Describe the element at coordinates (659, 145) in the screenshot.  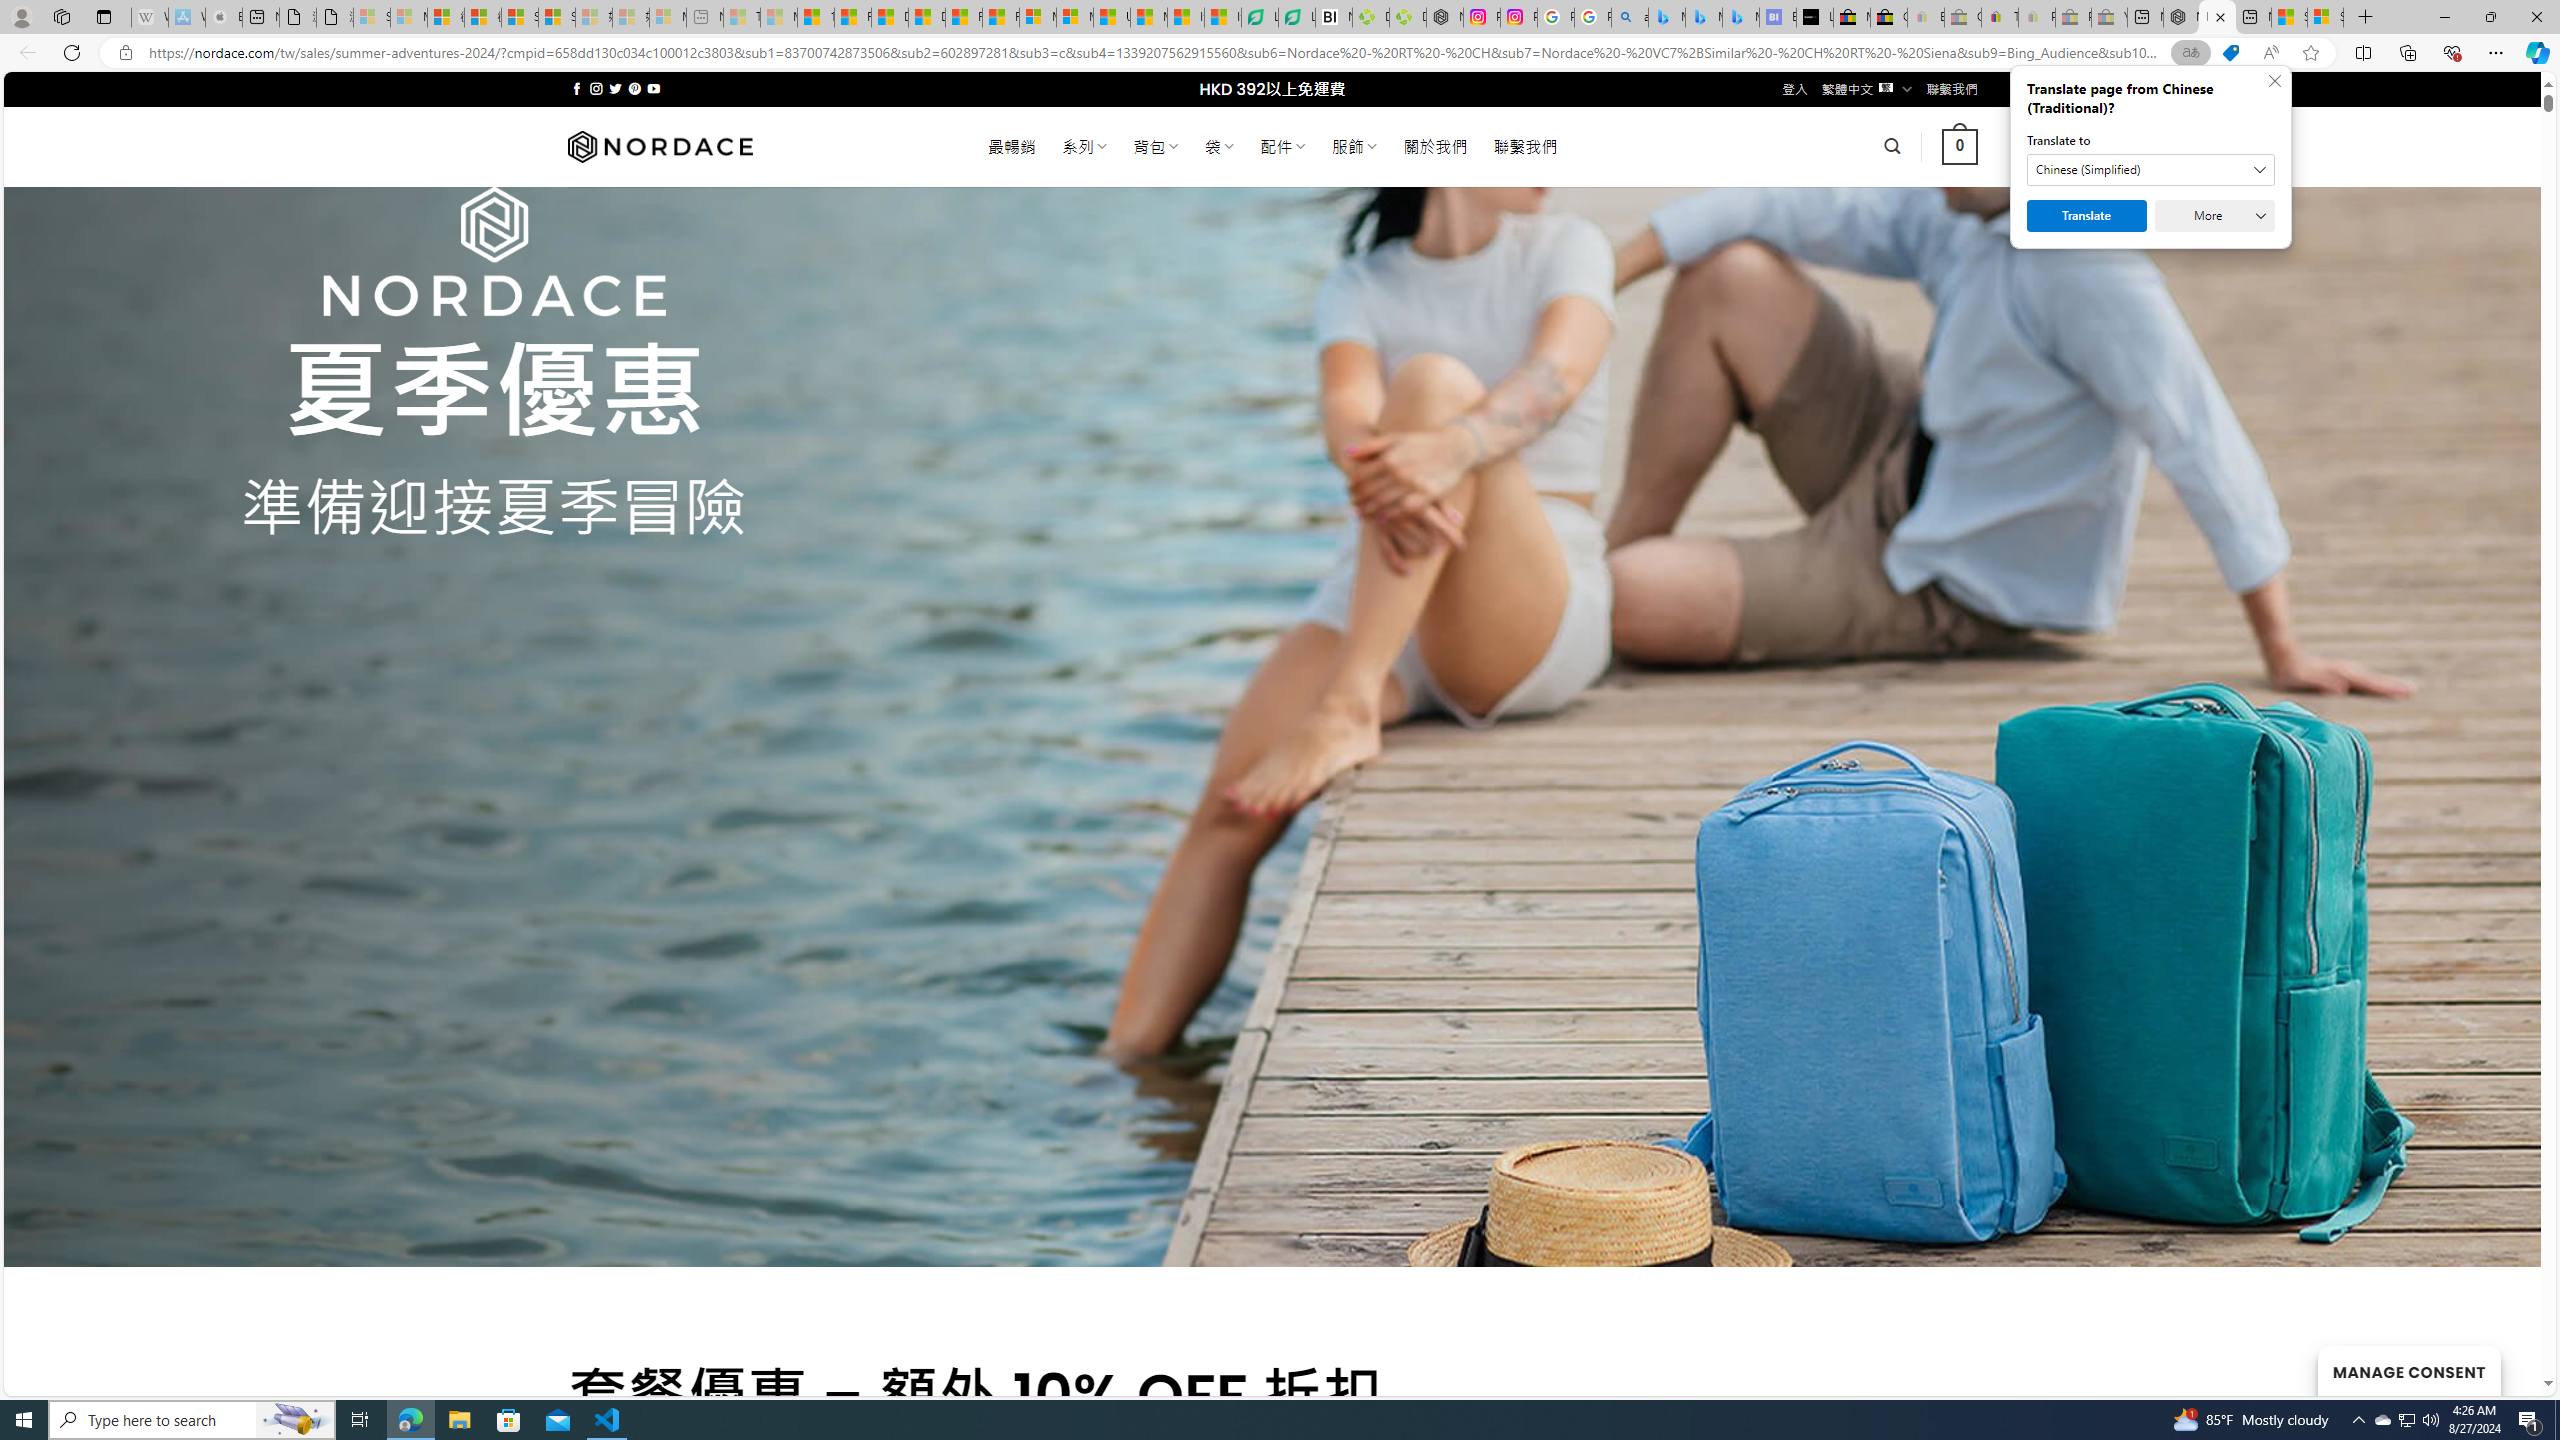
I see `'Nordace'` at that location.